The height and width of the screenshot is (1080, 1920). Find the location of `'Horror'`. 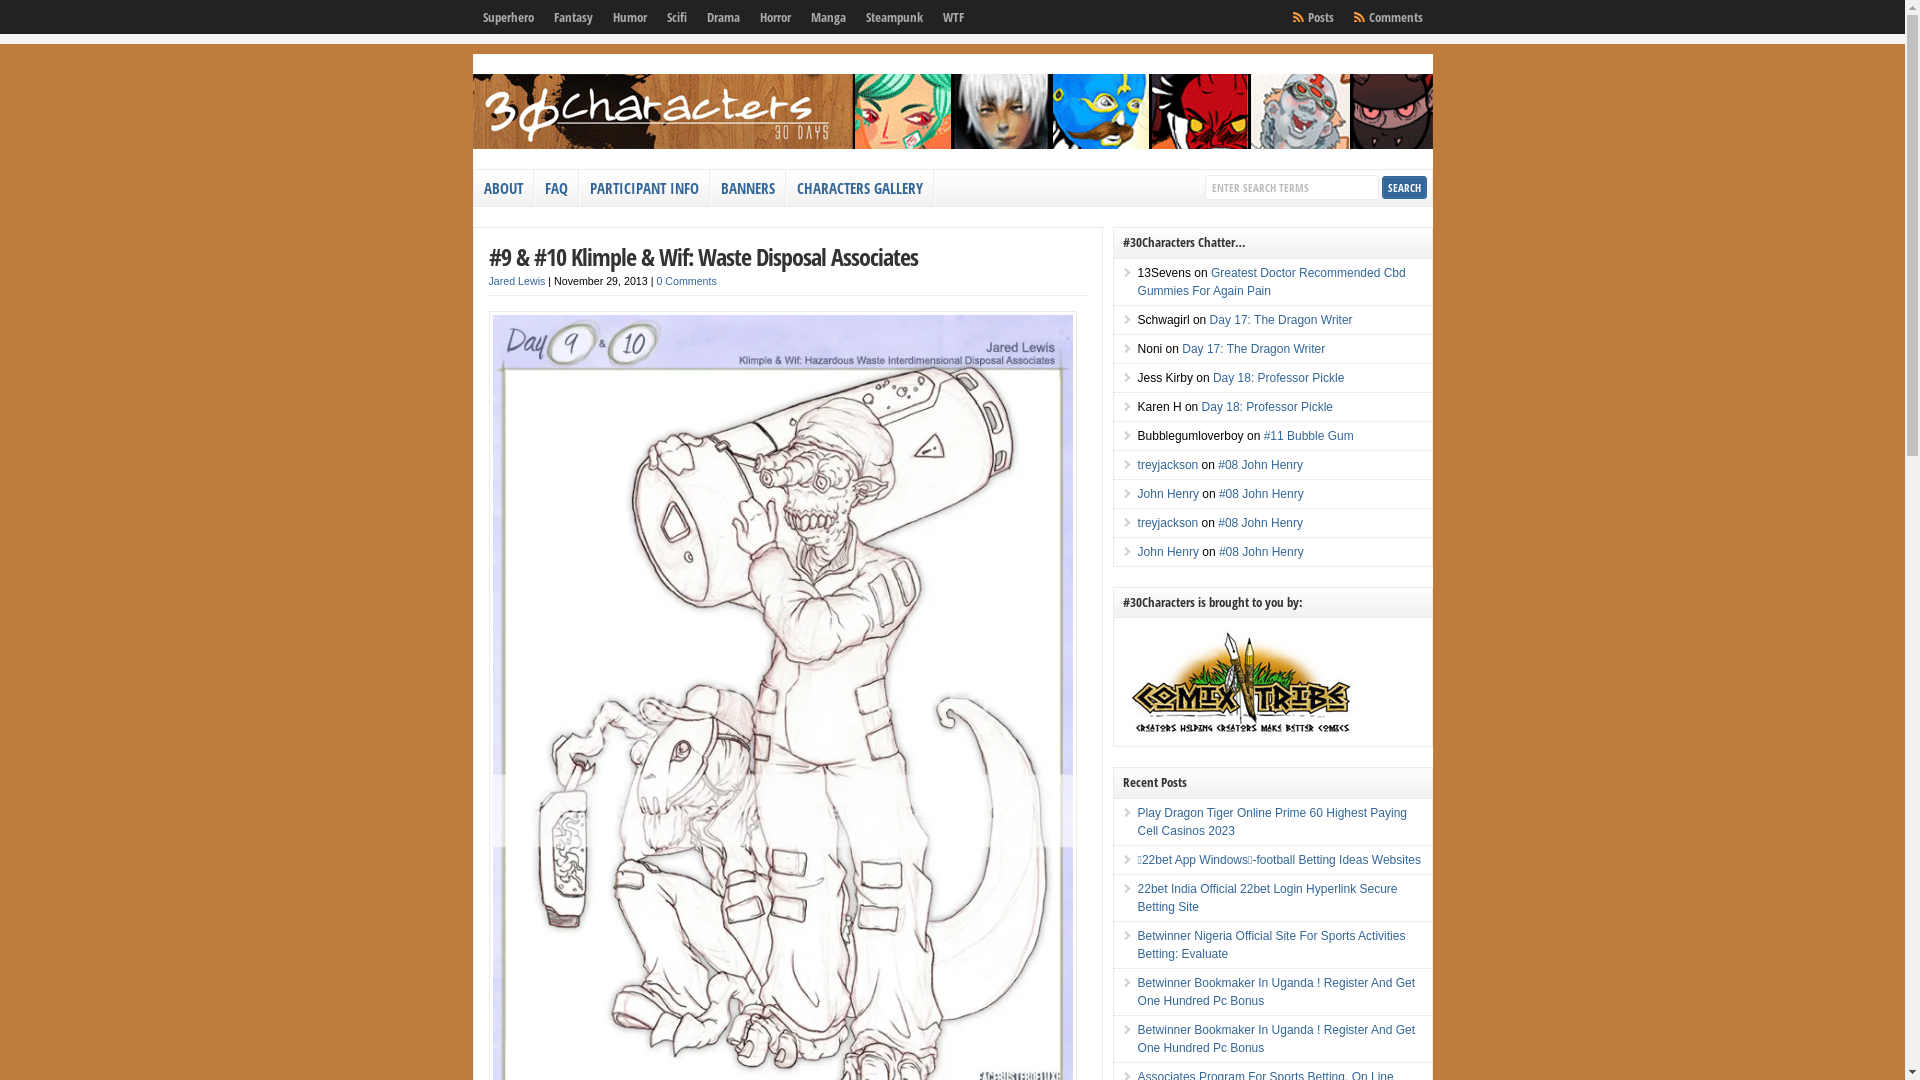

'Horror' is located at coordinates (774, 16).